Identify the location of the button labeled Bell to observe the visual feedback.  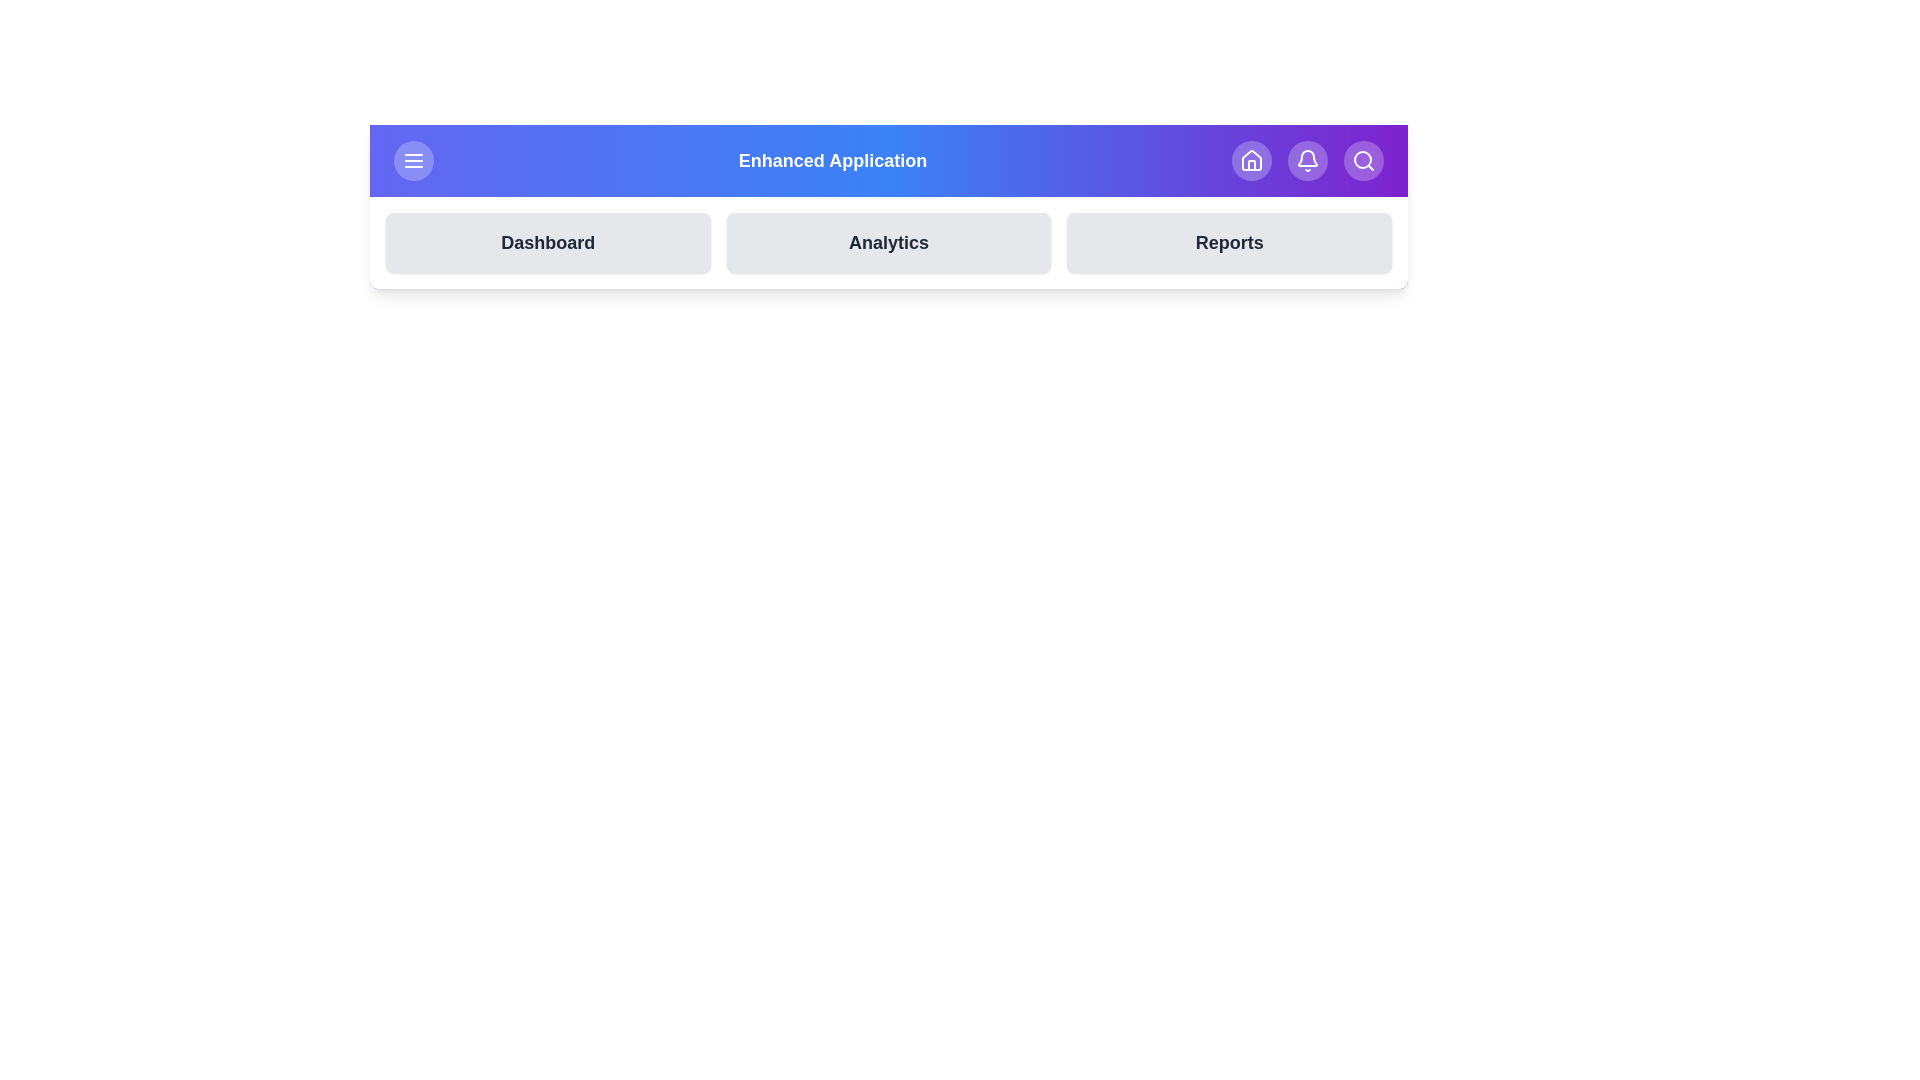
(1307, 160).